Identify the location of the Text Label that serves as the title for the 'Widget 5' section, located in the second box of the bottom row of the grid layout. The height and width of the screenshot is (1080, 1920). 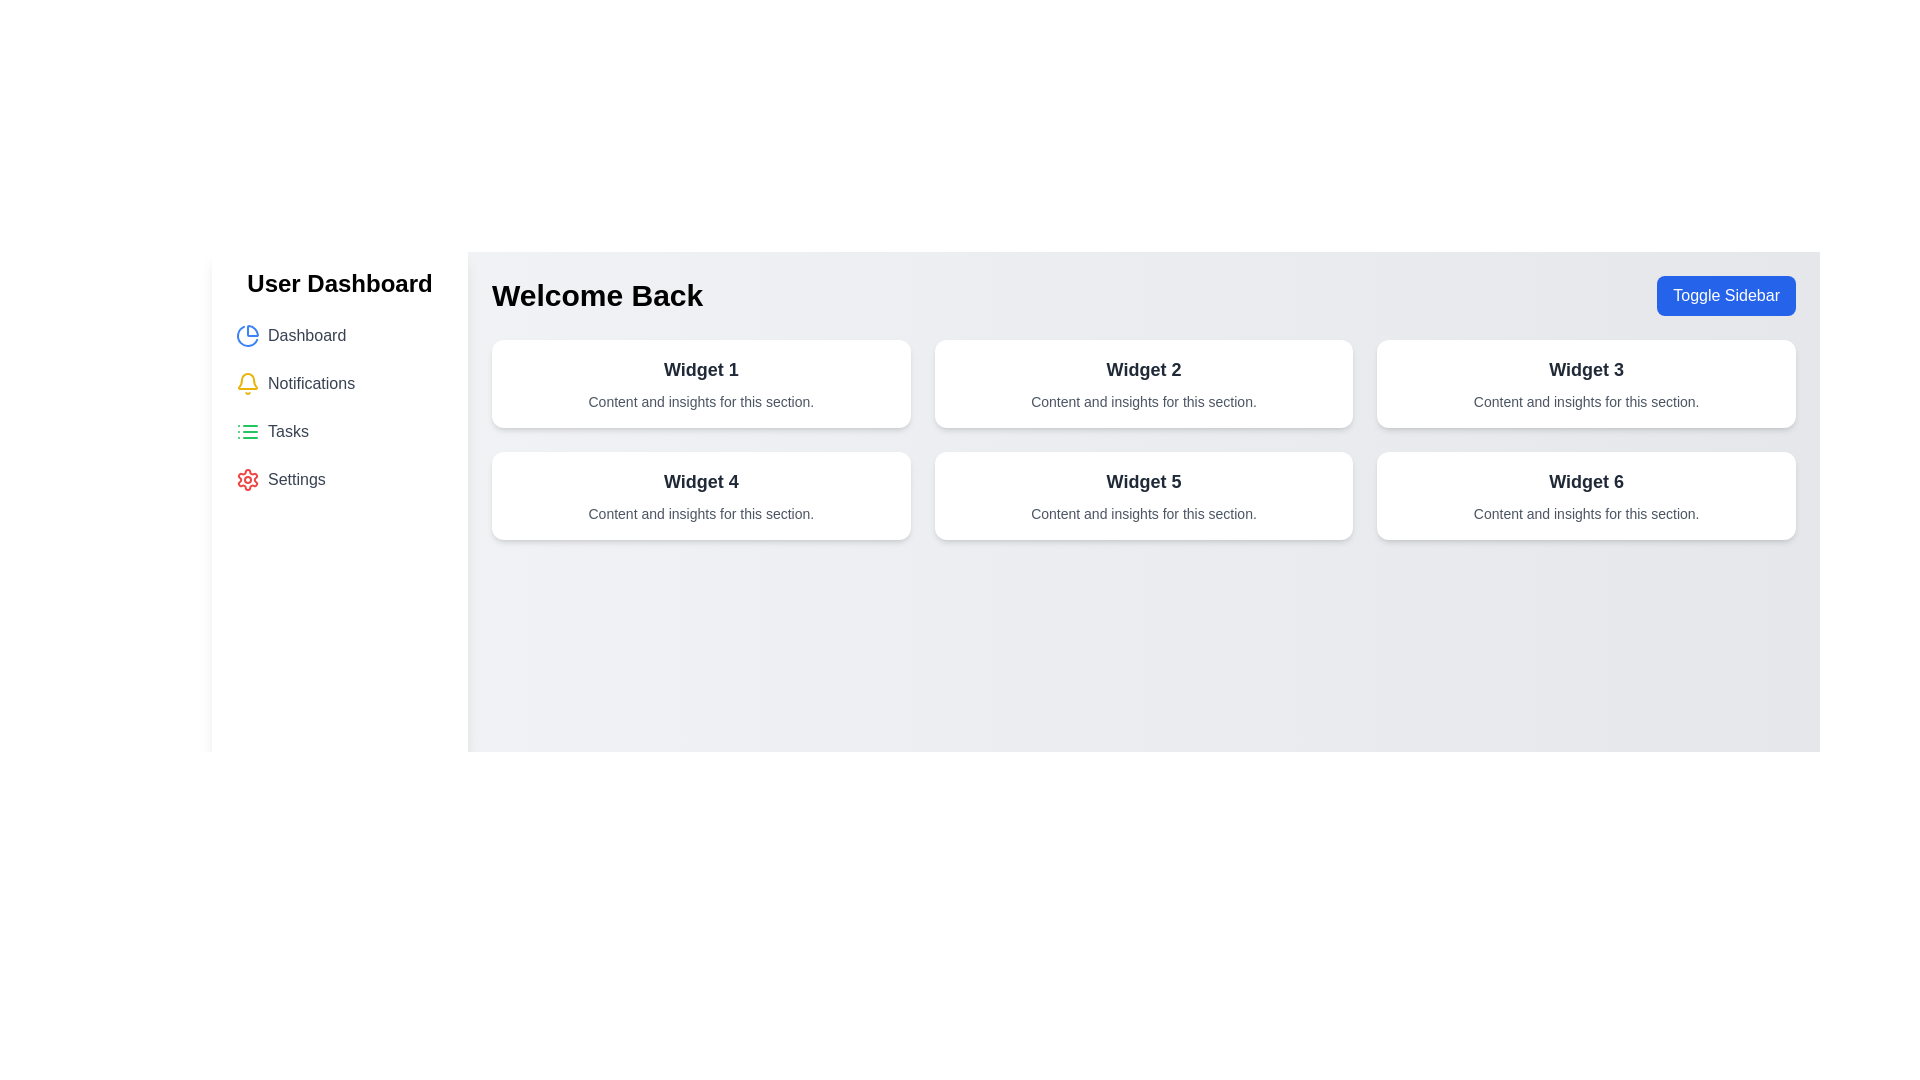
(1143, 482).